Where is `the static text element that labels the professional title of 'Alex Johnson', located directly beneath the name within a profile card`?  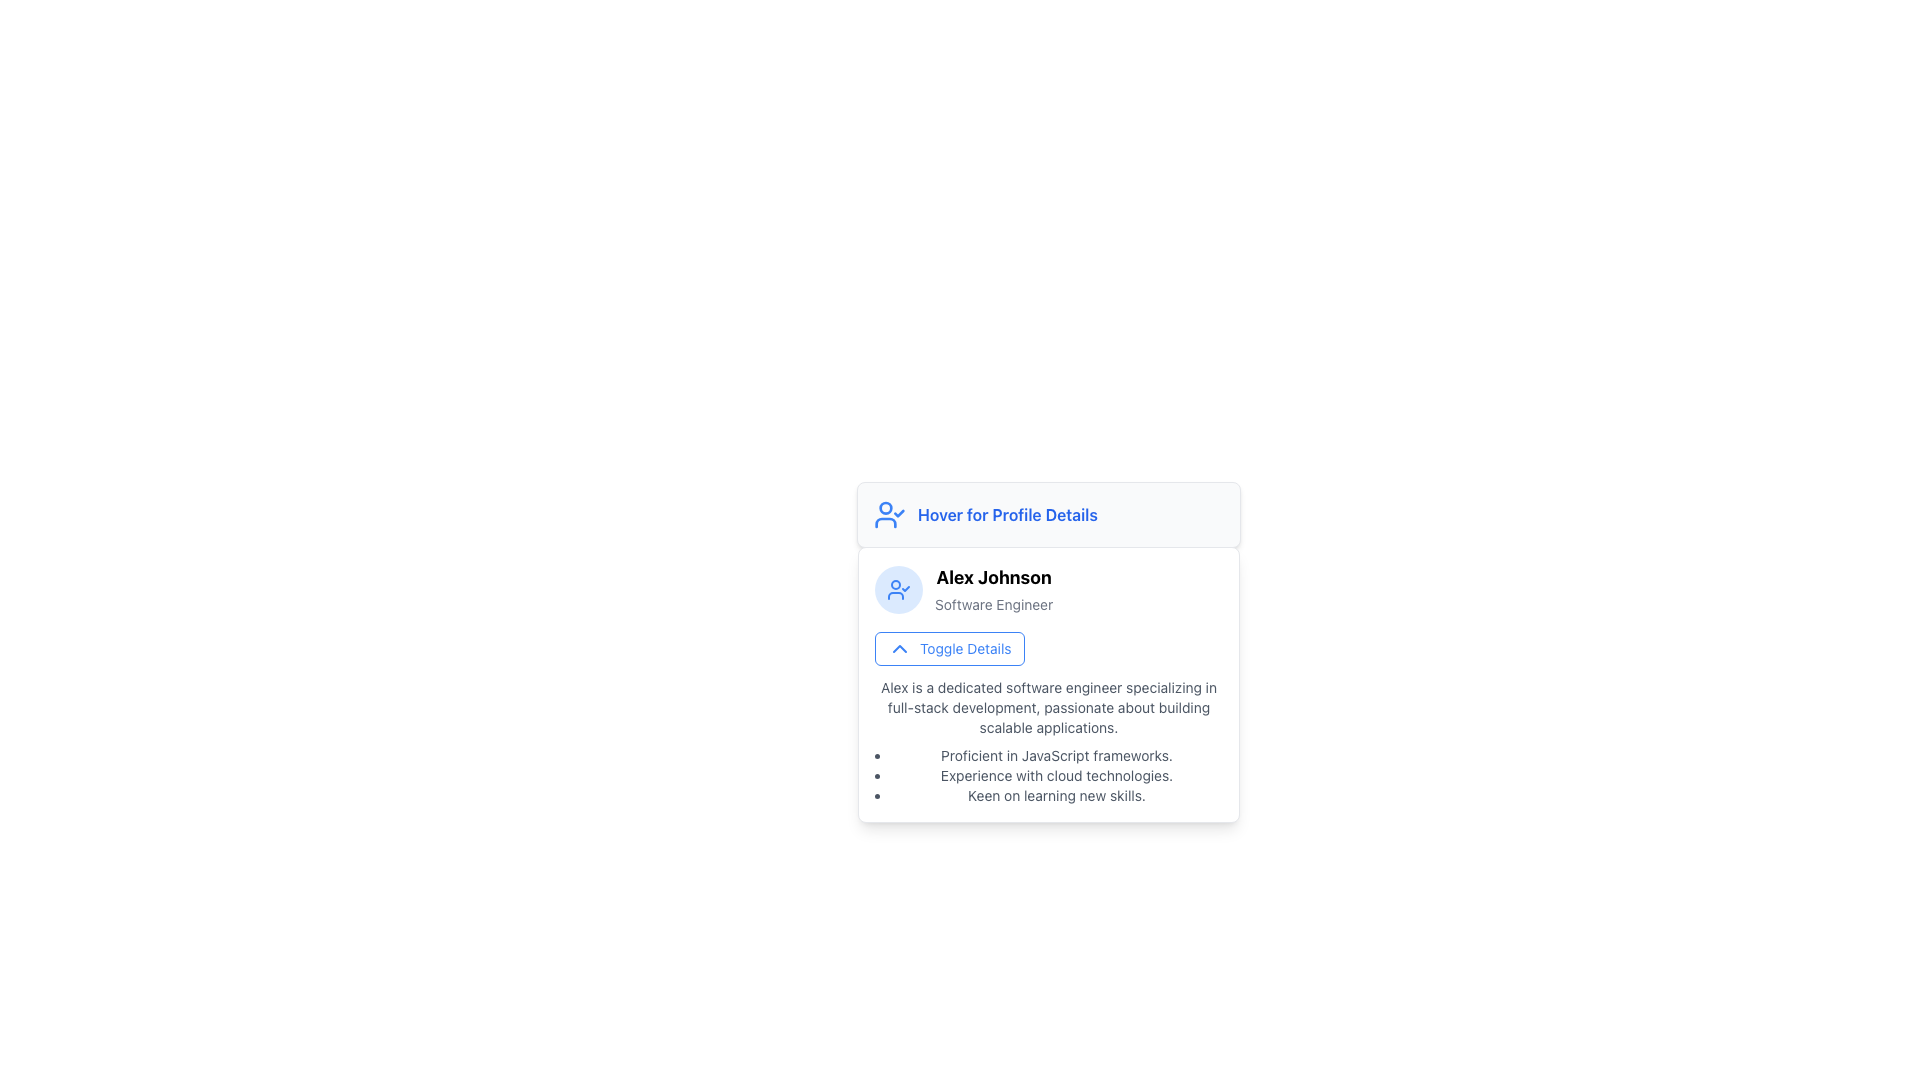
the static text element that labels the professional title of 'Alex Johnson', located directly beneath the name within a profile card is located at coordinates (994, 603).